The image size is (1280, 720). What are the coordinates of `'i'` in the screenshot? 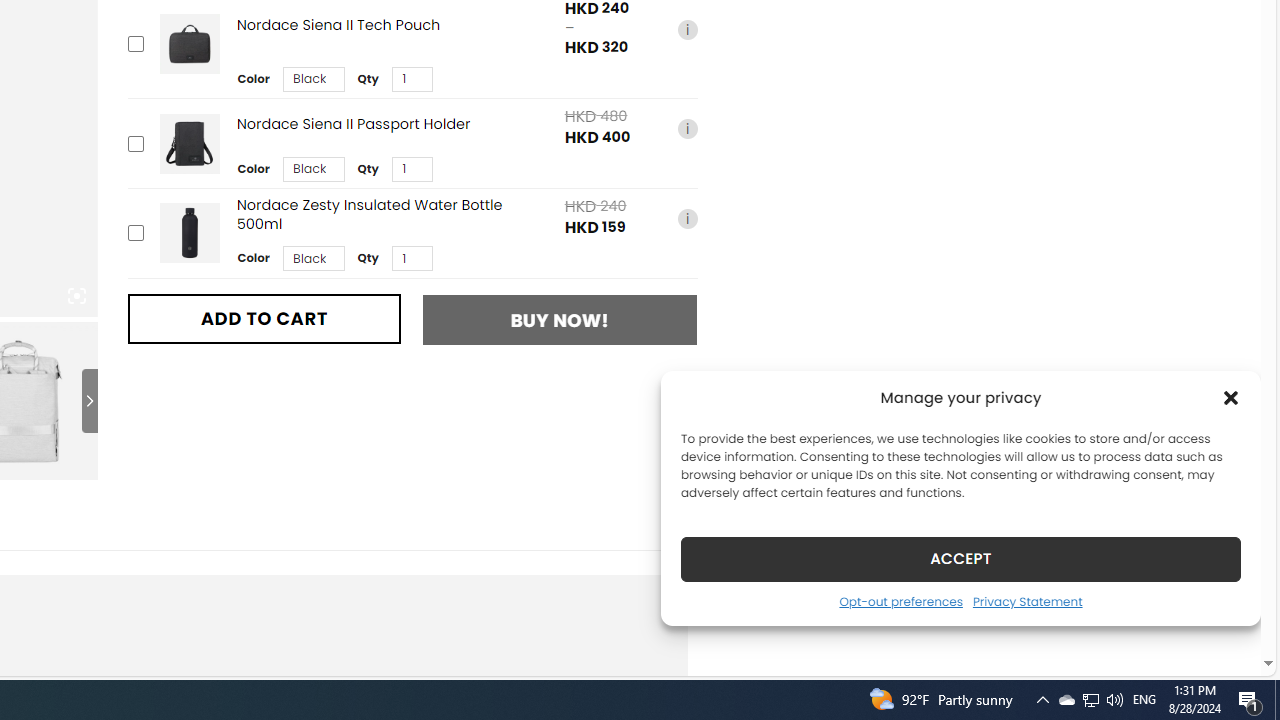 It's located at (687, 218).